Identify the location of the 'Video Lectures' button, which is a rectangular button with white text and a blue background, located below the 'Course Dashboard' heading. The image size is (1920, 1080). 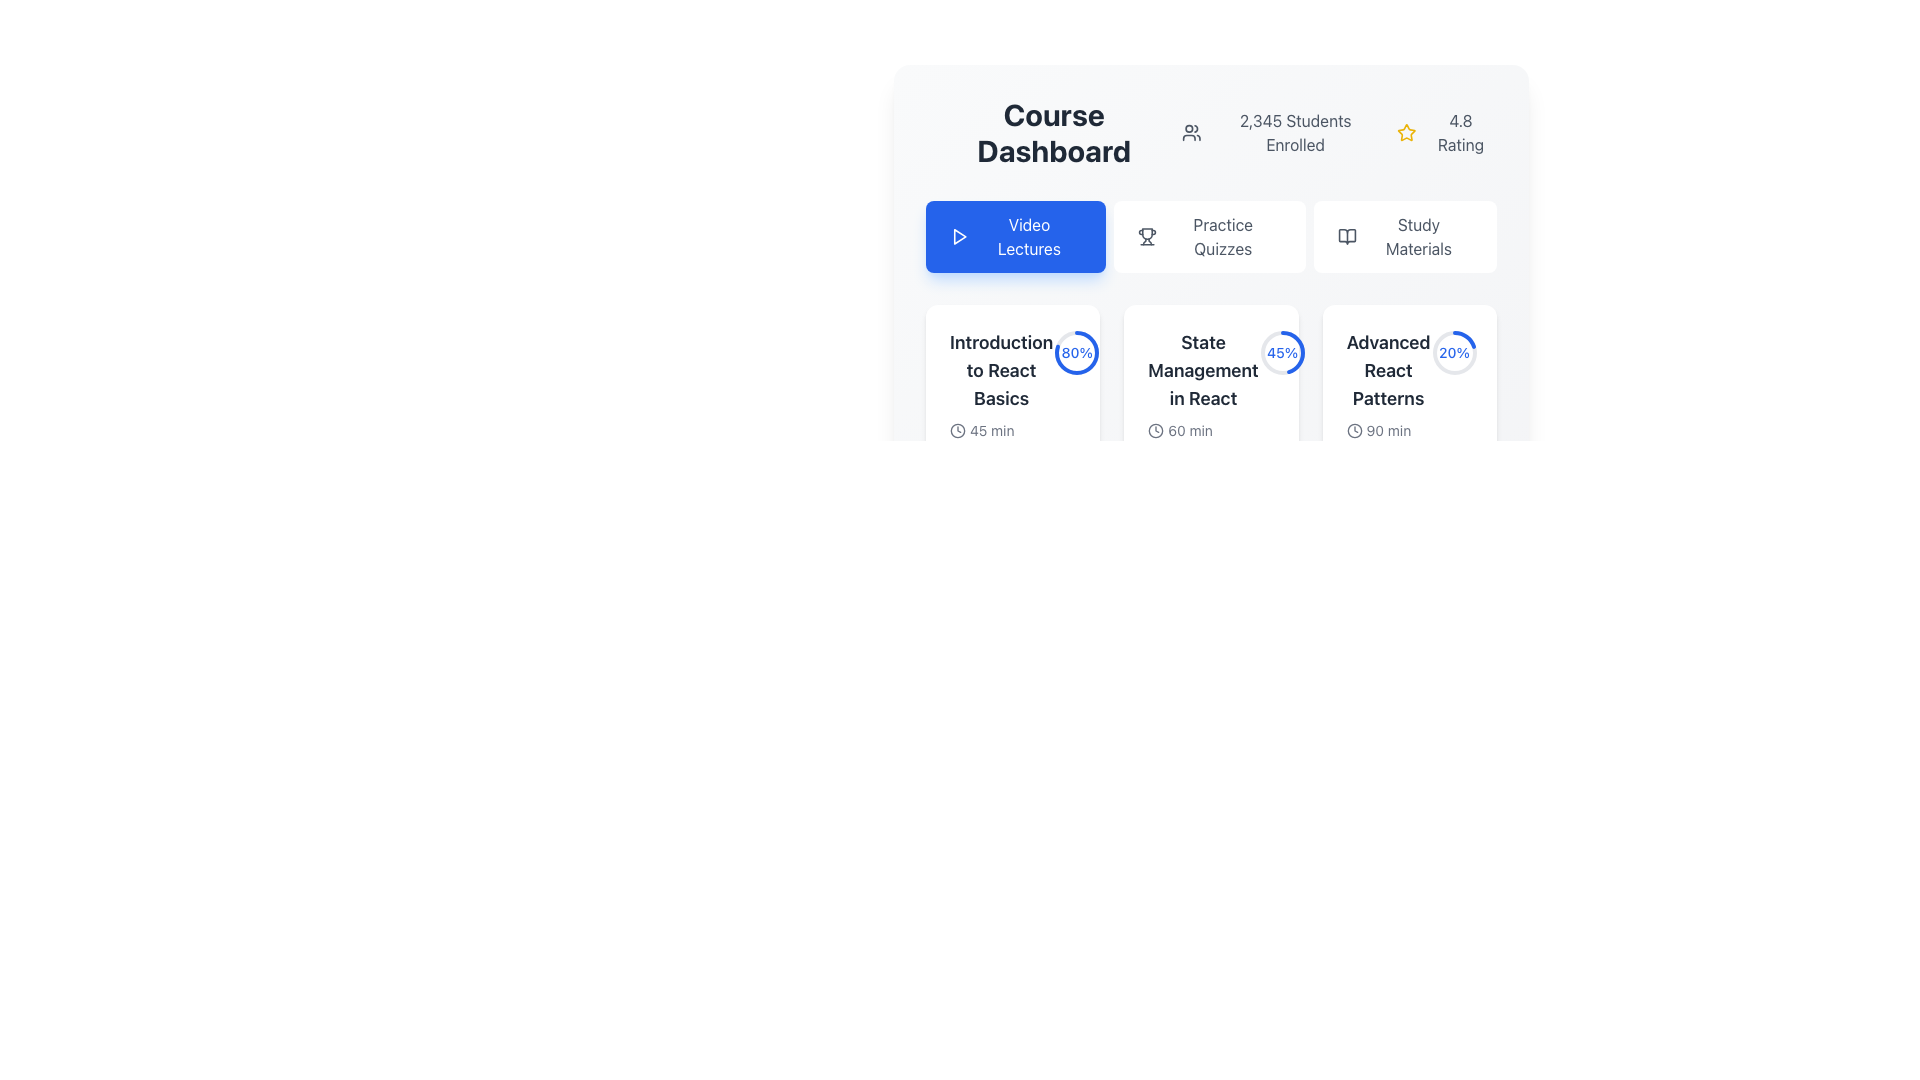
(1015, 235).